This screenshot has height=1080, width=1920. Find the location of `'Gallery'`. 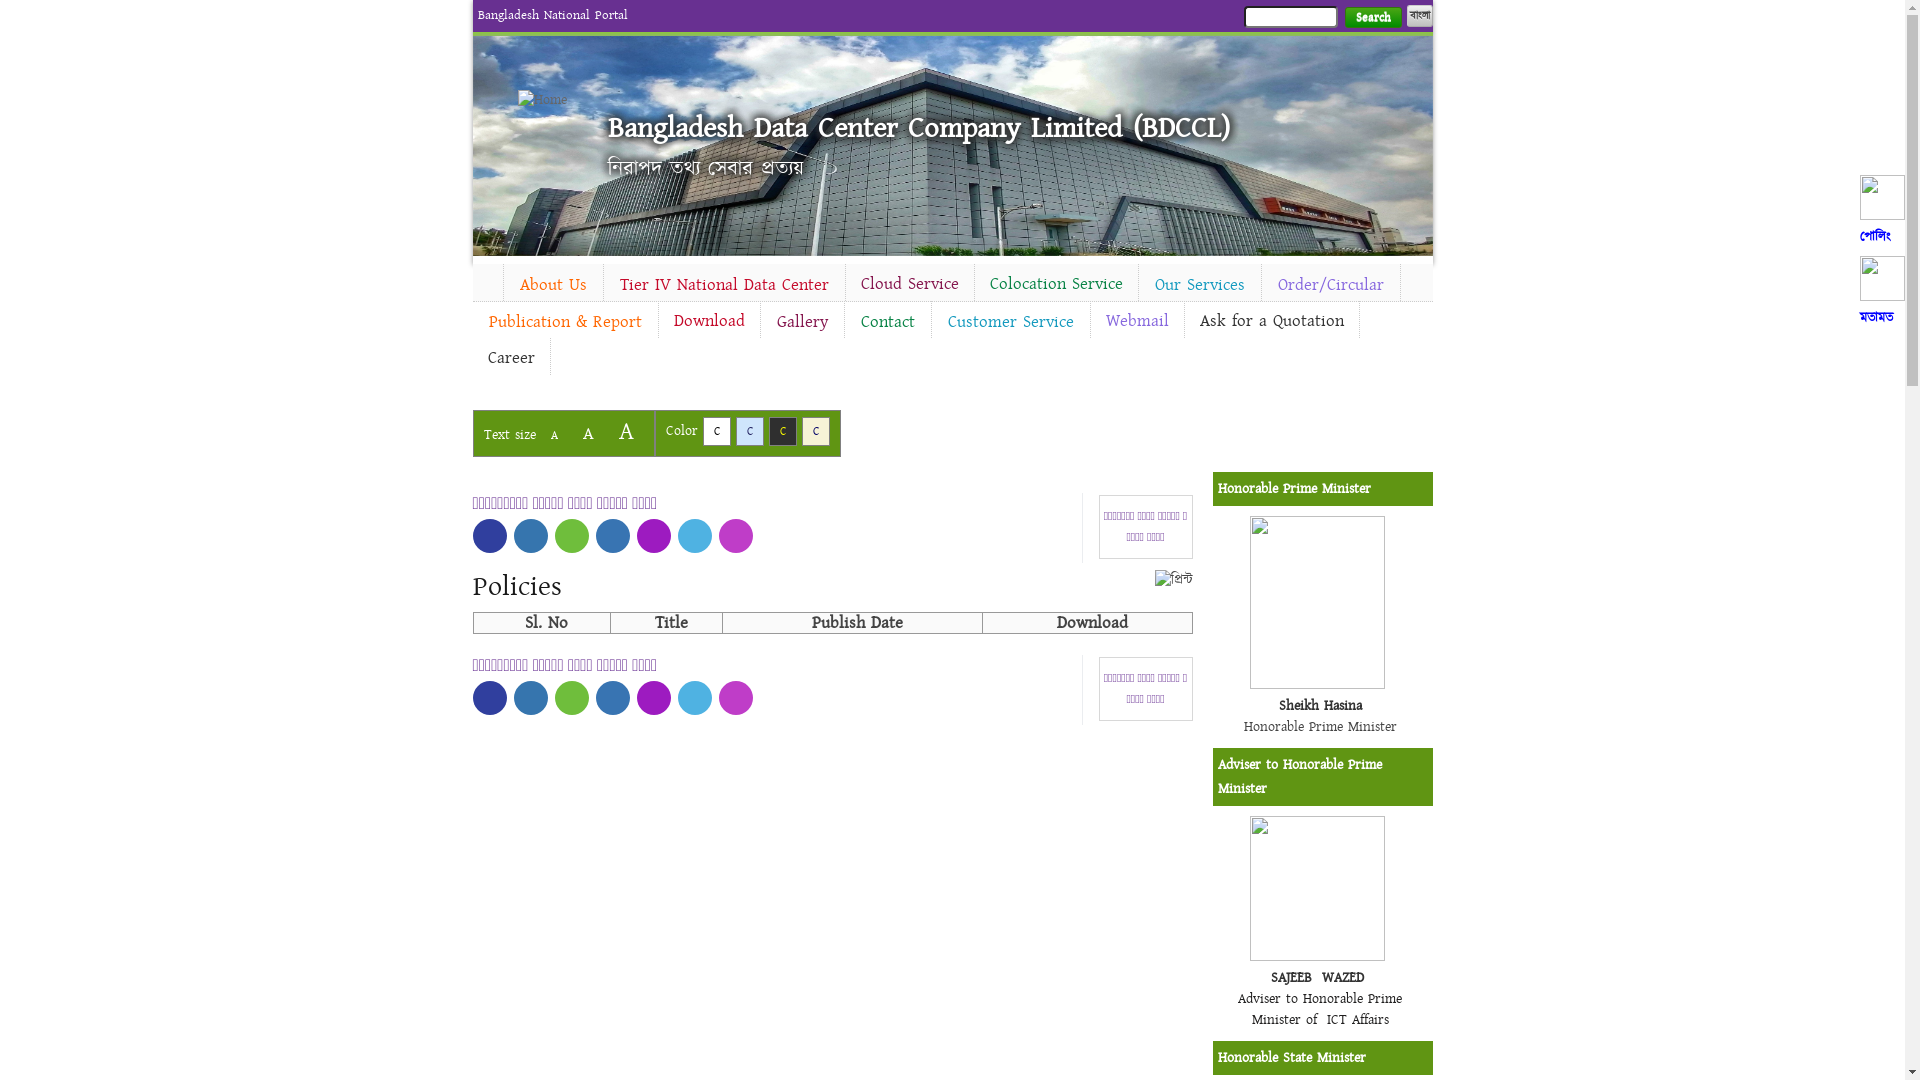

'Gallery' is located at coordinates (801, 320).